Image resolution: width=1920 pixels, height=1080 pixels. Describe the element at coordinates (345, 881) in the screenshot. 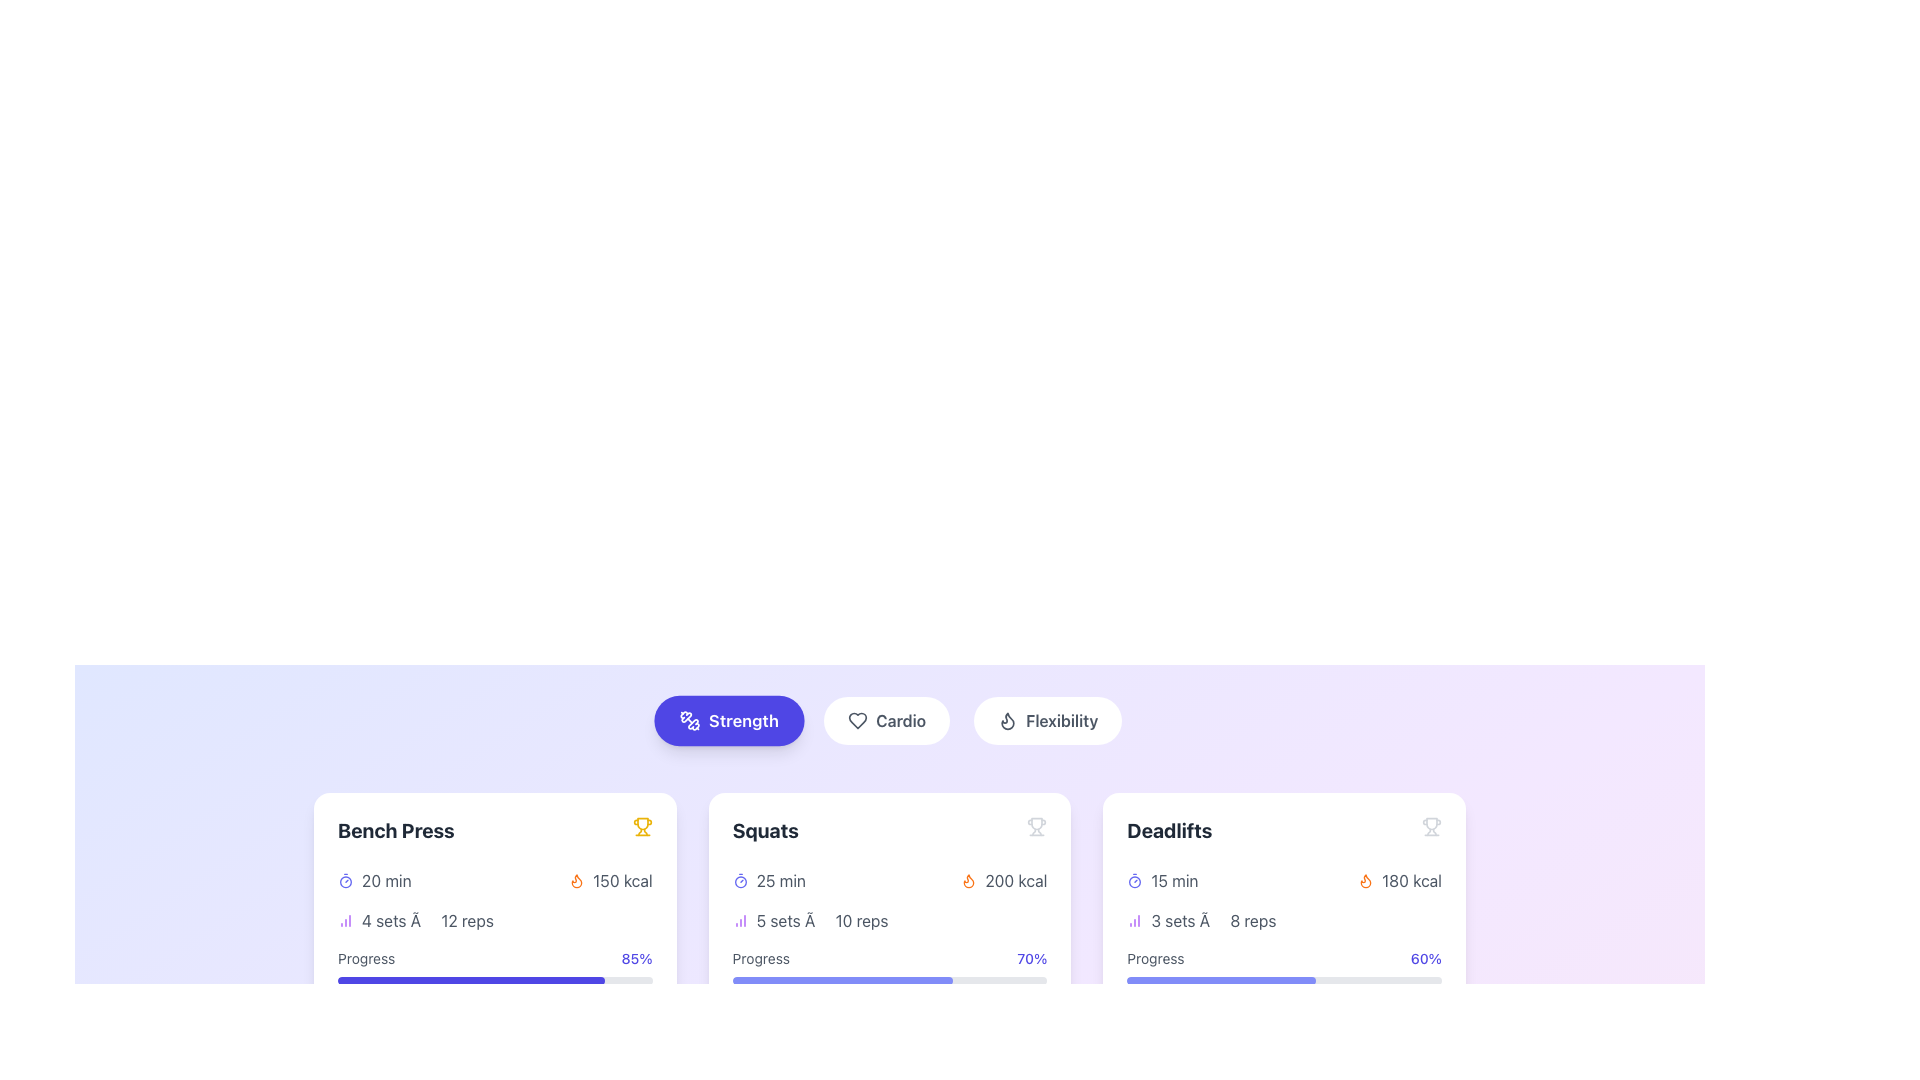

I see `the circular part of the timer icon, which is visually represented and located near the 'Strength' category button` at that location.